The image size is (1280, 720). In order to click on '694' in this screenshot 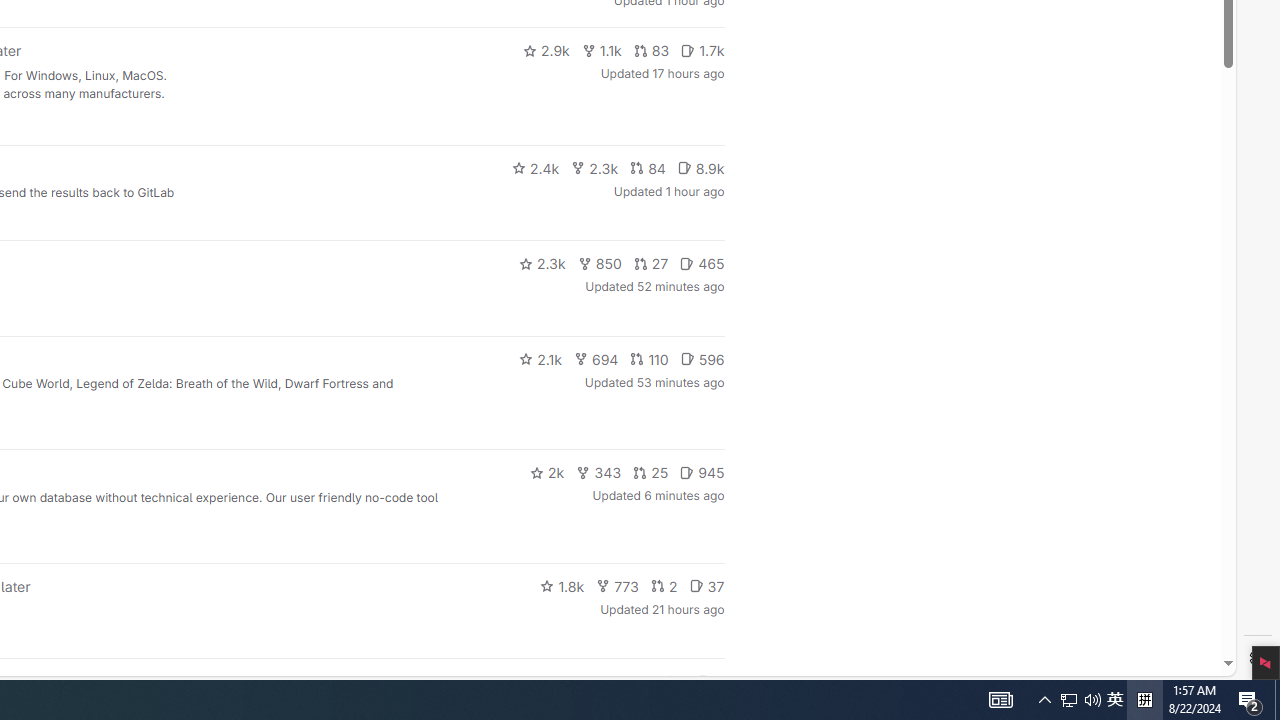, I will do `click(595, 357)`.